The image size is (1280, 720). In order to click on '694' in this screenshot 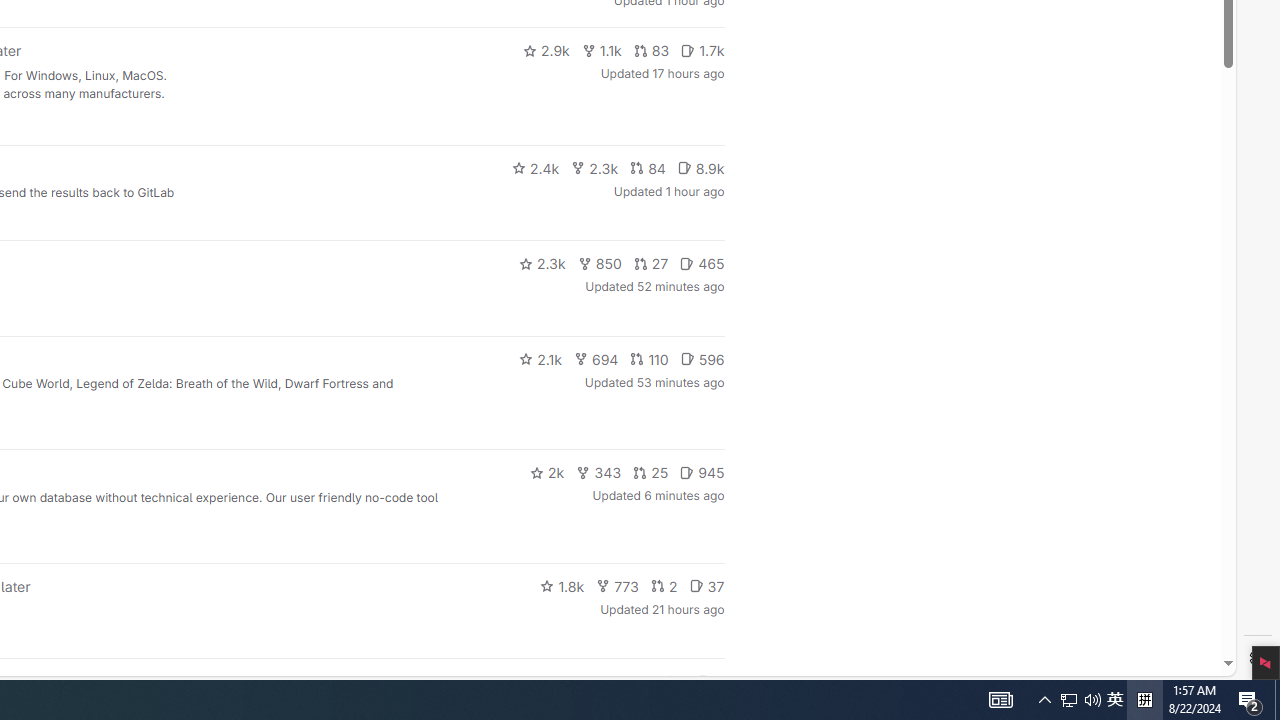, I will do `click(595, 357)`.